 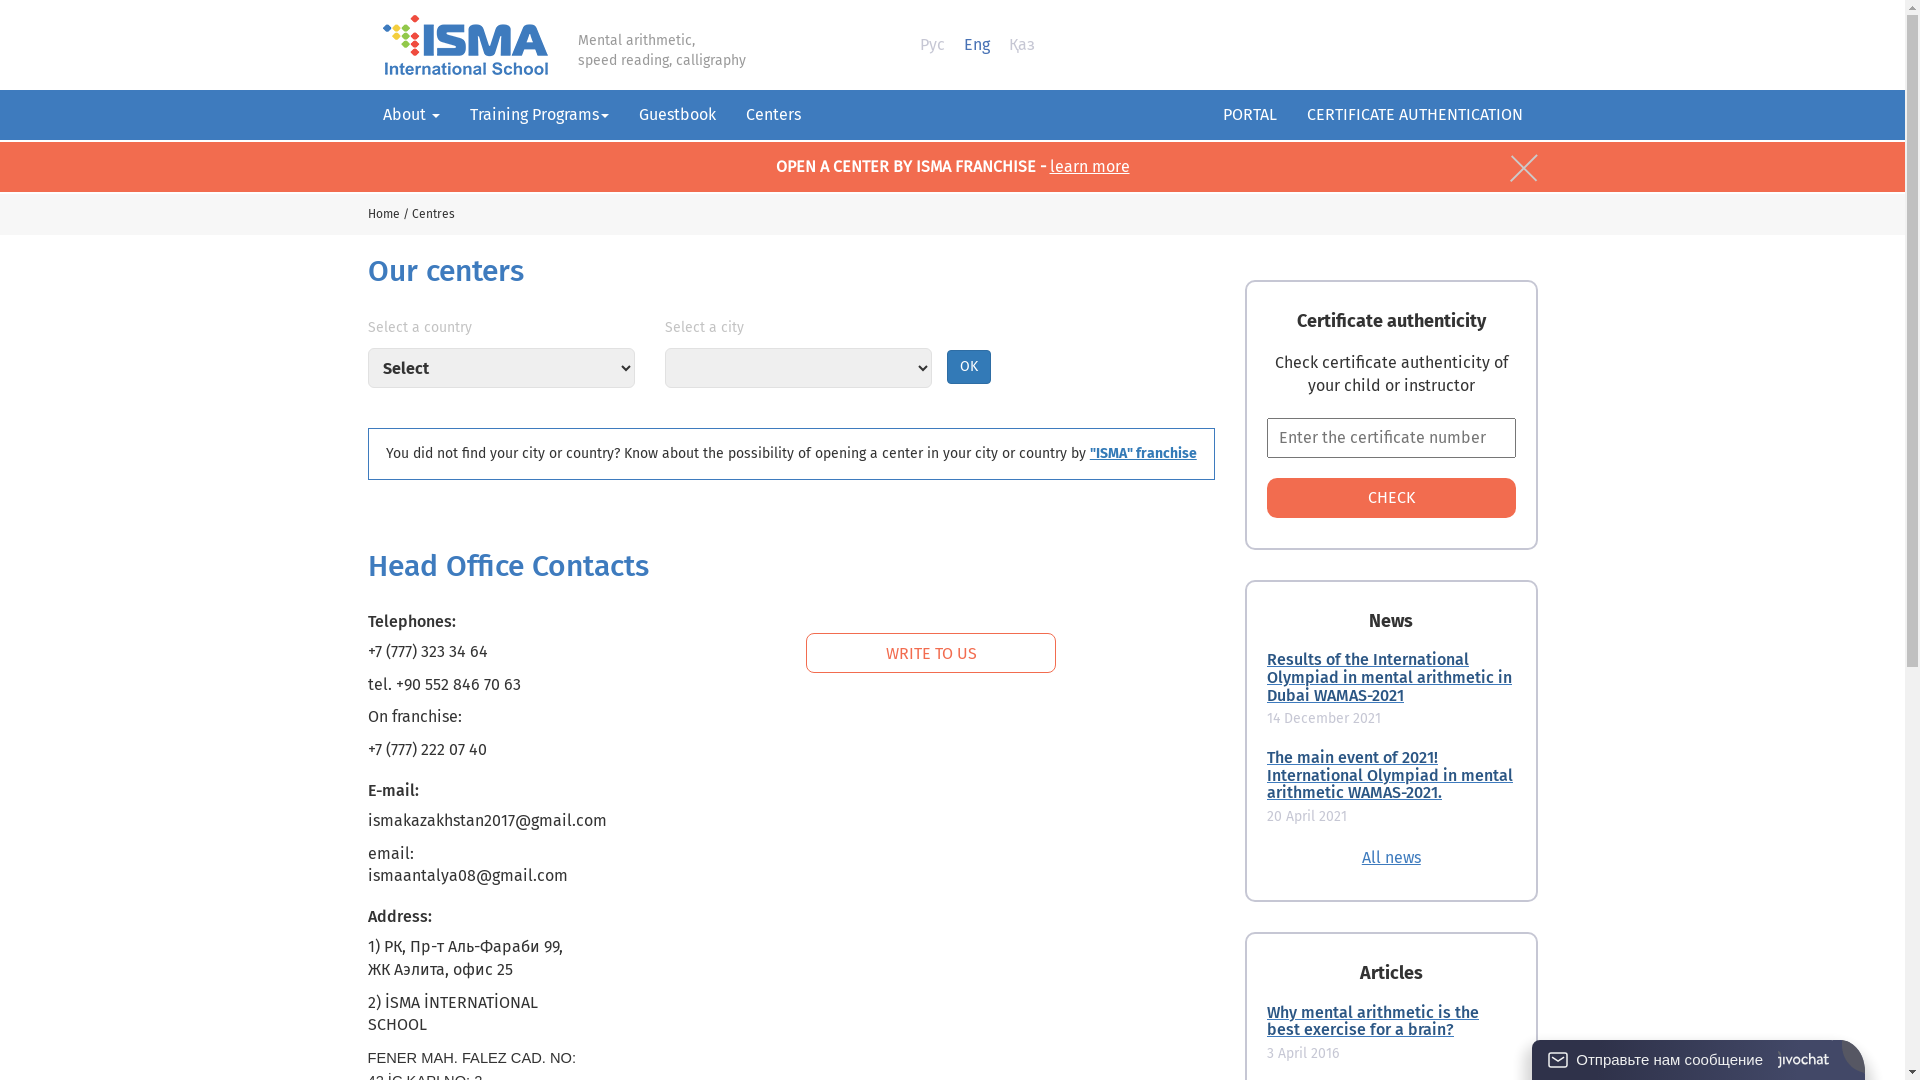 I want to click on 'Why mental arithmetic is the best exercise for a brain?', so click(x=1390, y=1021).